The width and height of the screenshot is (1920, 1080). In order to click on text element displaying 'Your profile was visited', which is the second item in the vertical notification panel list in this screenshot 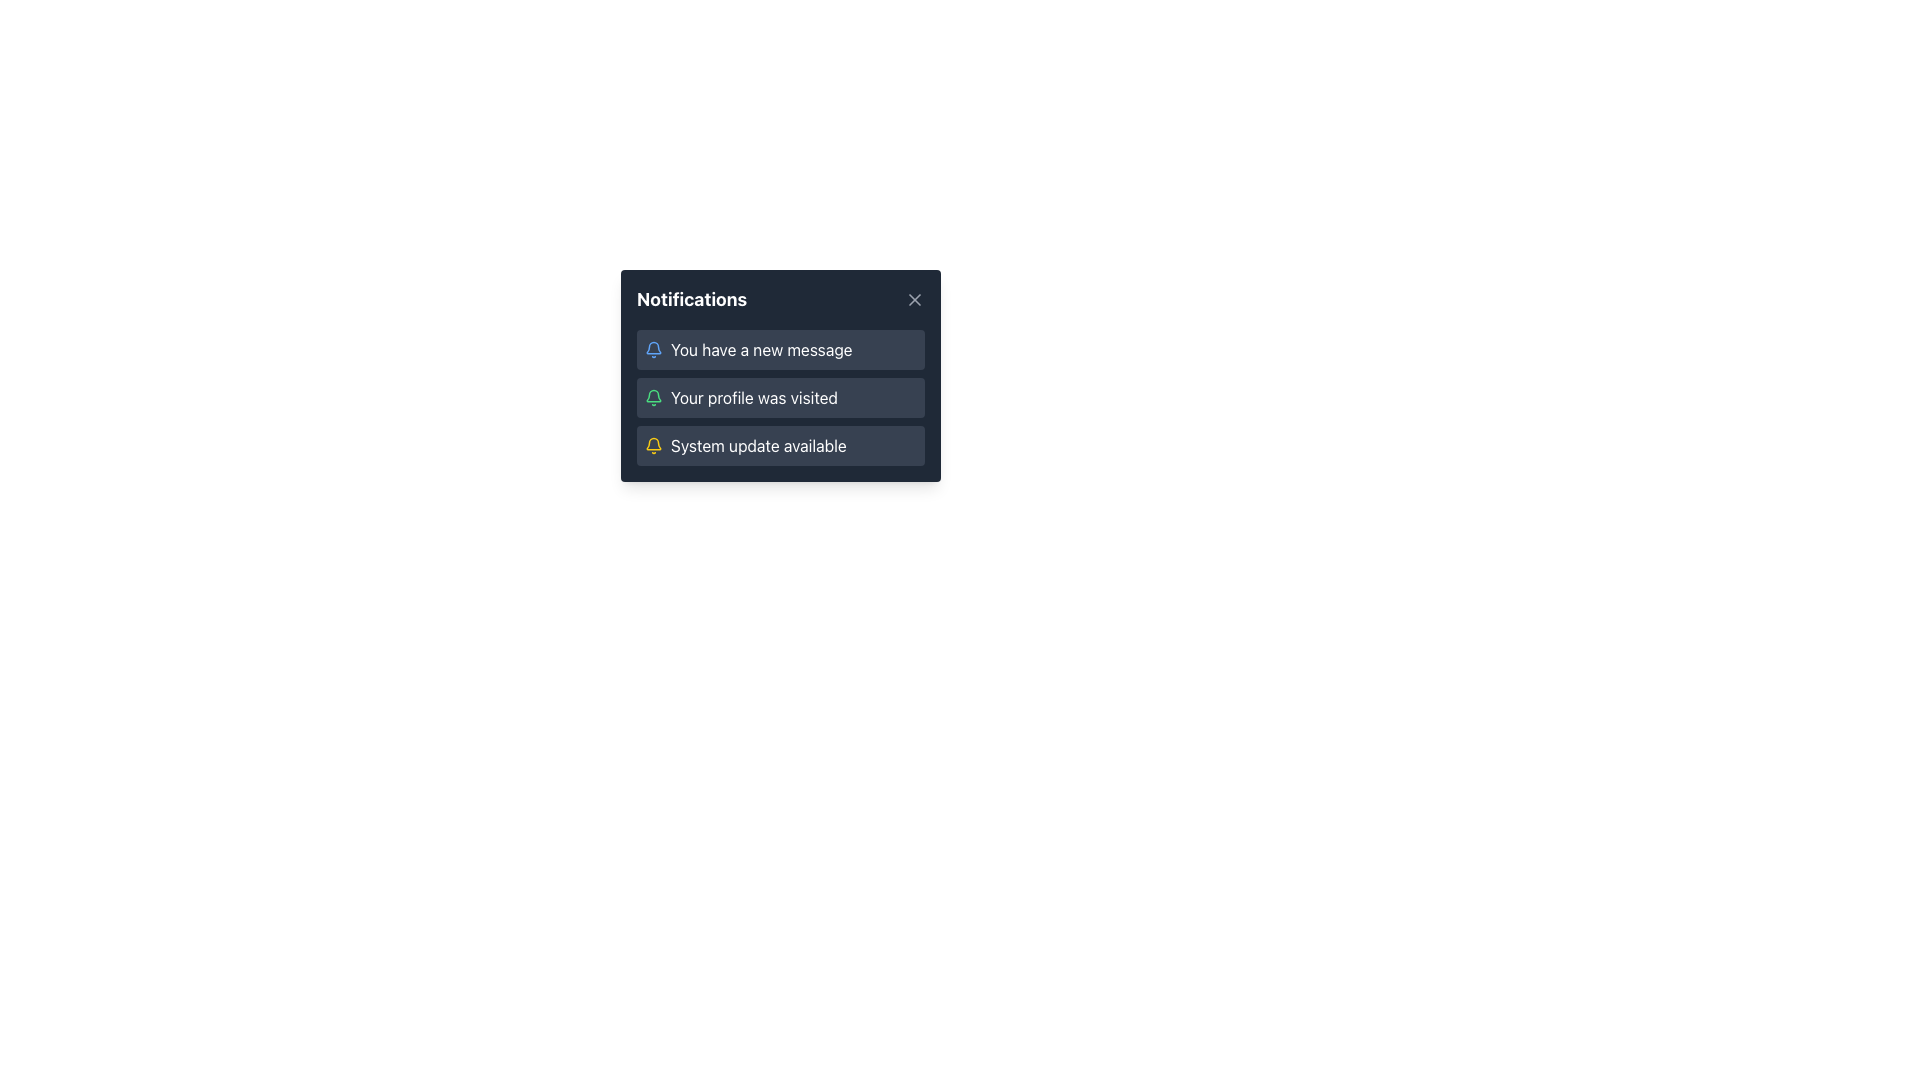, I will do `click(753, 397)`.